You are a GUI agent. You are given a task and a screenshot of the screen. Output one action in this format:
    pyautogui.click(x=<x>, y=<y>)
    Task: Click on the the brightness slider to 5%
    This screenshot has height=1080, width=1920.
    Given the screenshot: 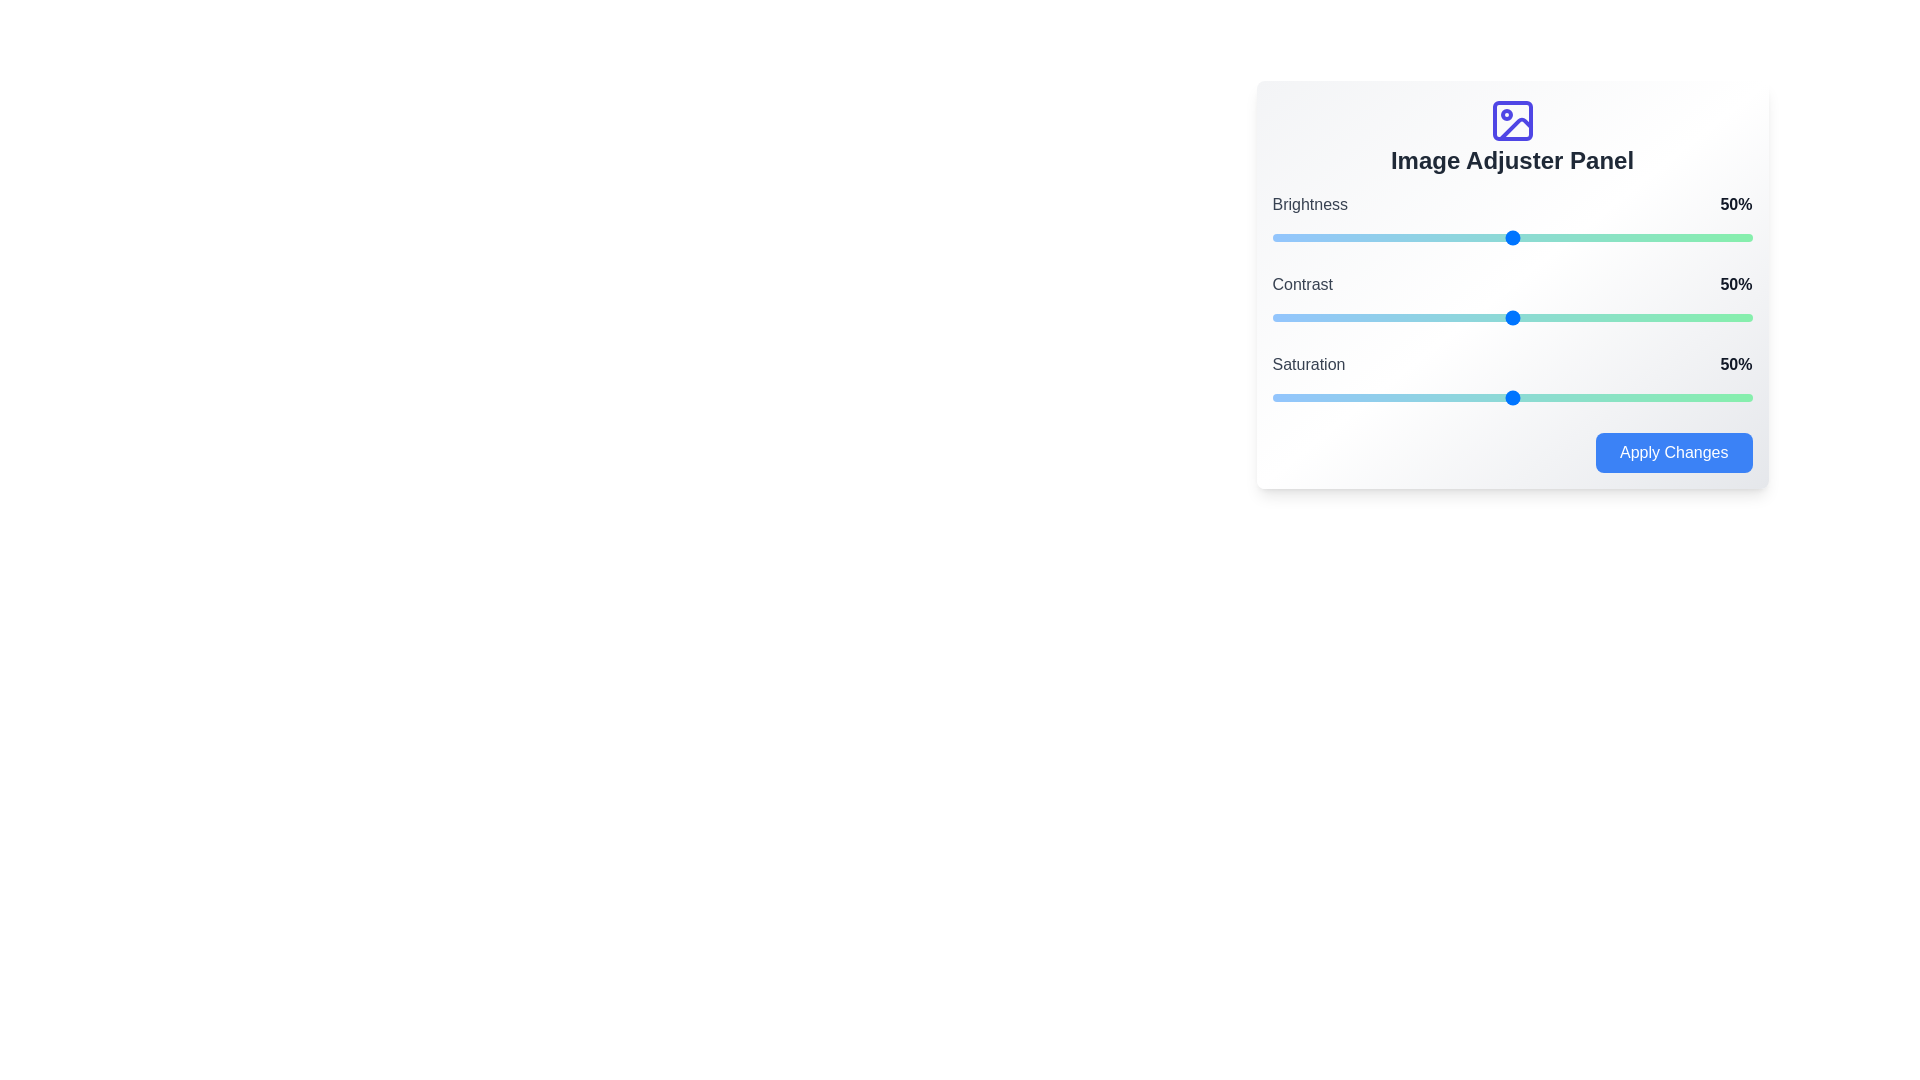 What is the action you would take?
    pyautogui.click(x=1296, y=237)
    